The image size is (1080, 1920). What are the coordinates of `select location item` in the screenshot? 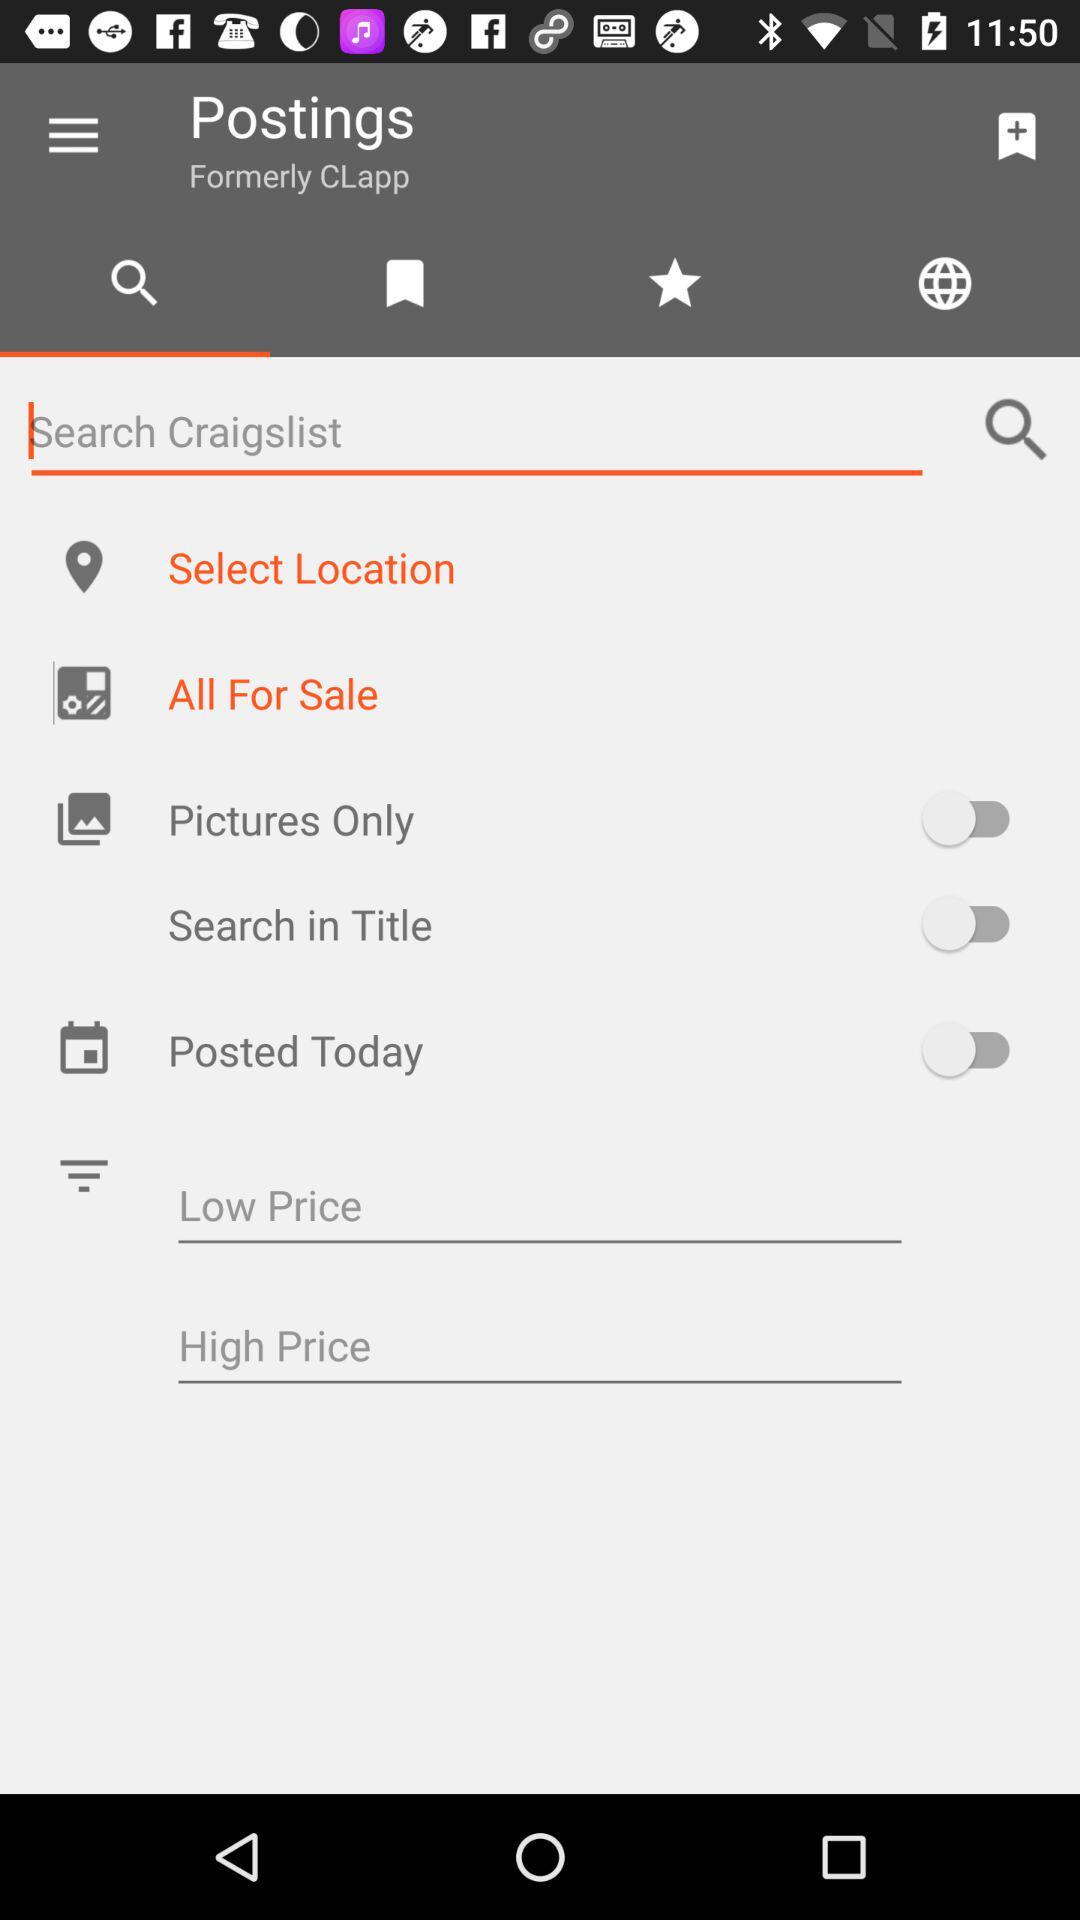 It's located at (601, 565).